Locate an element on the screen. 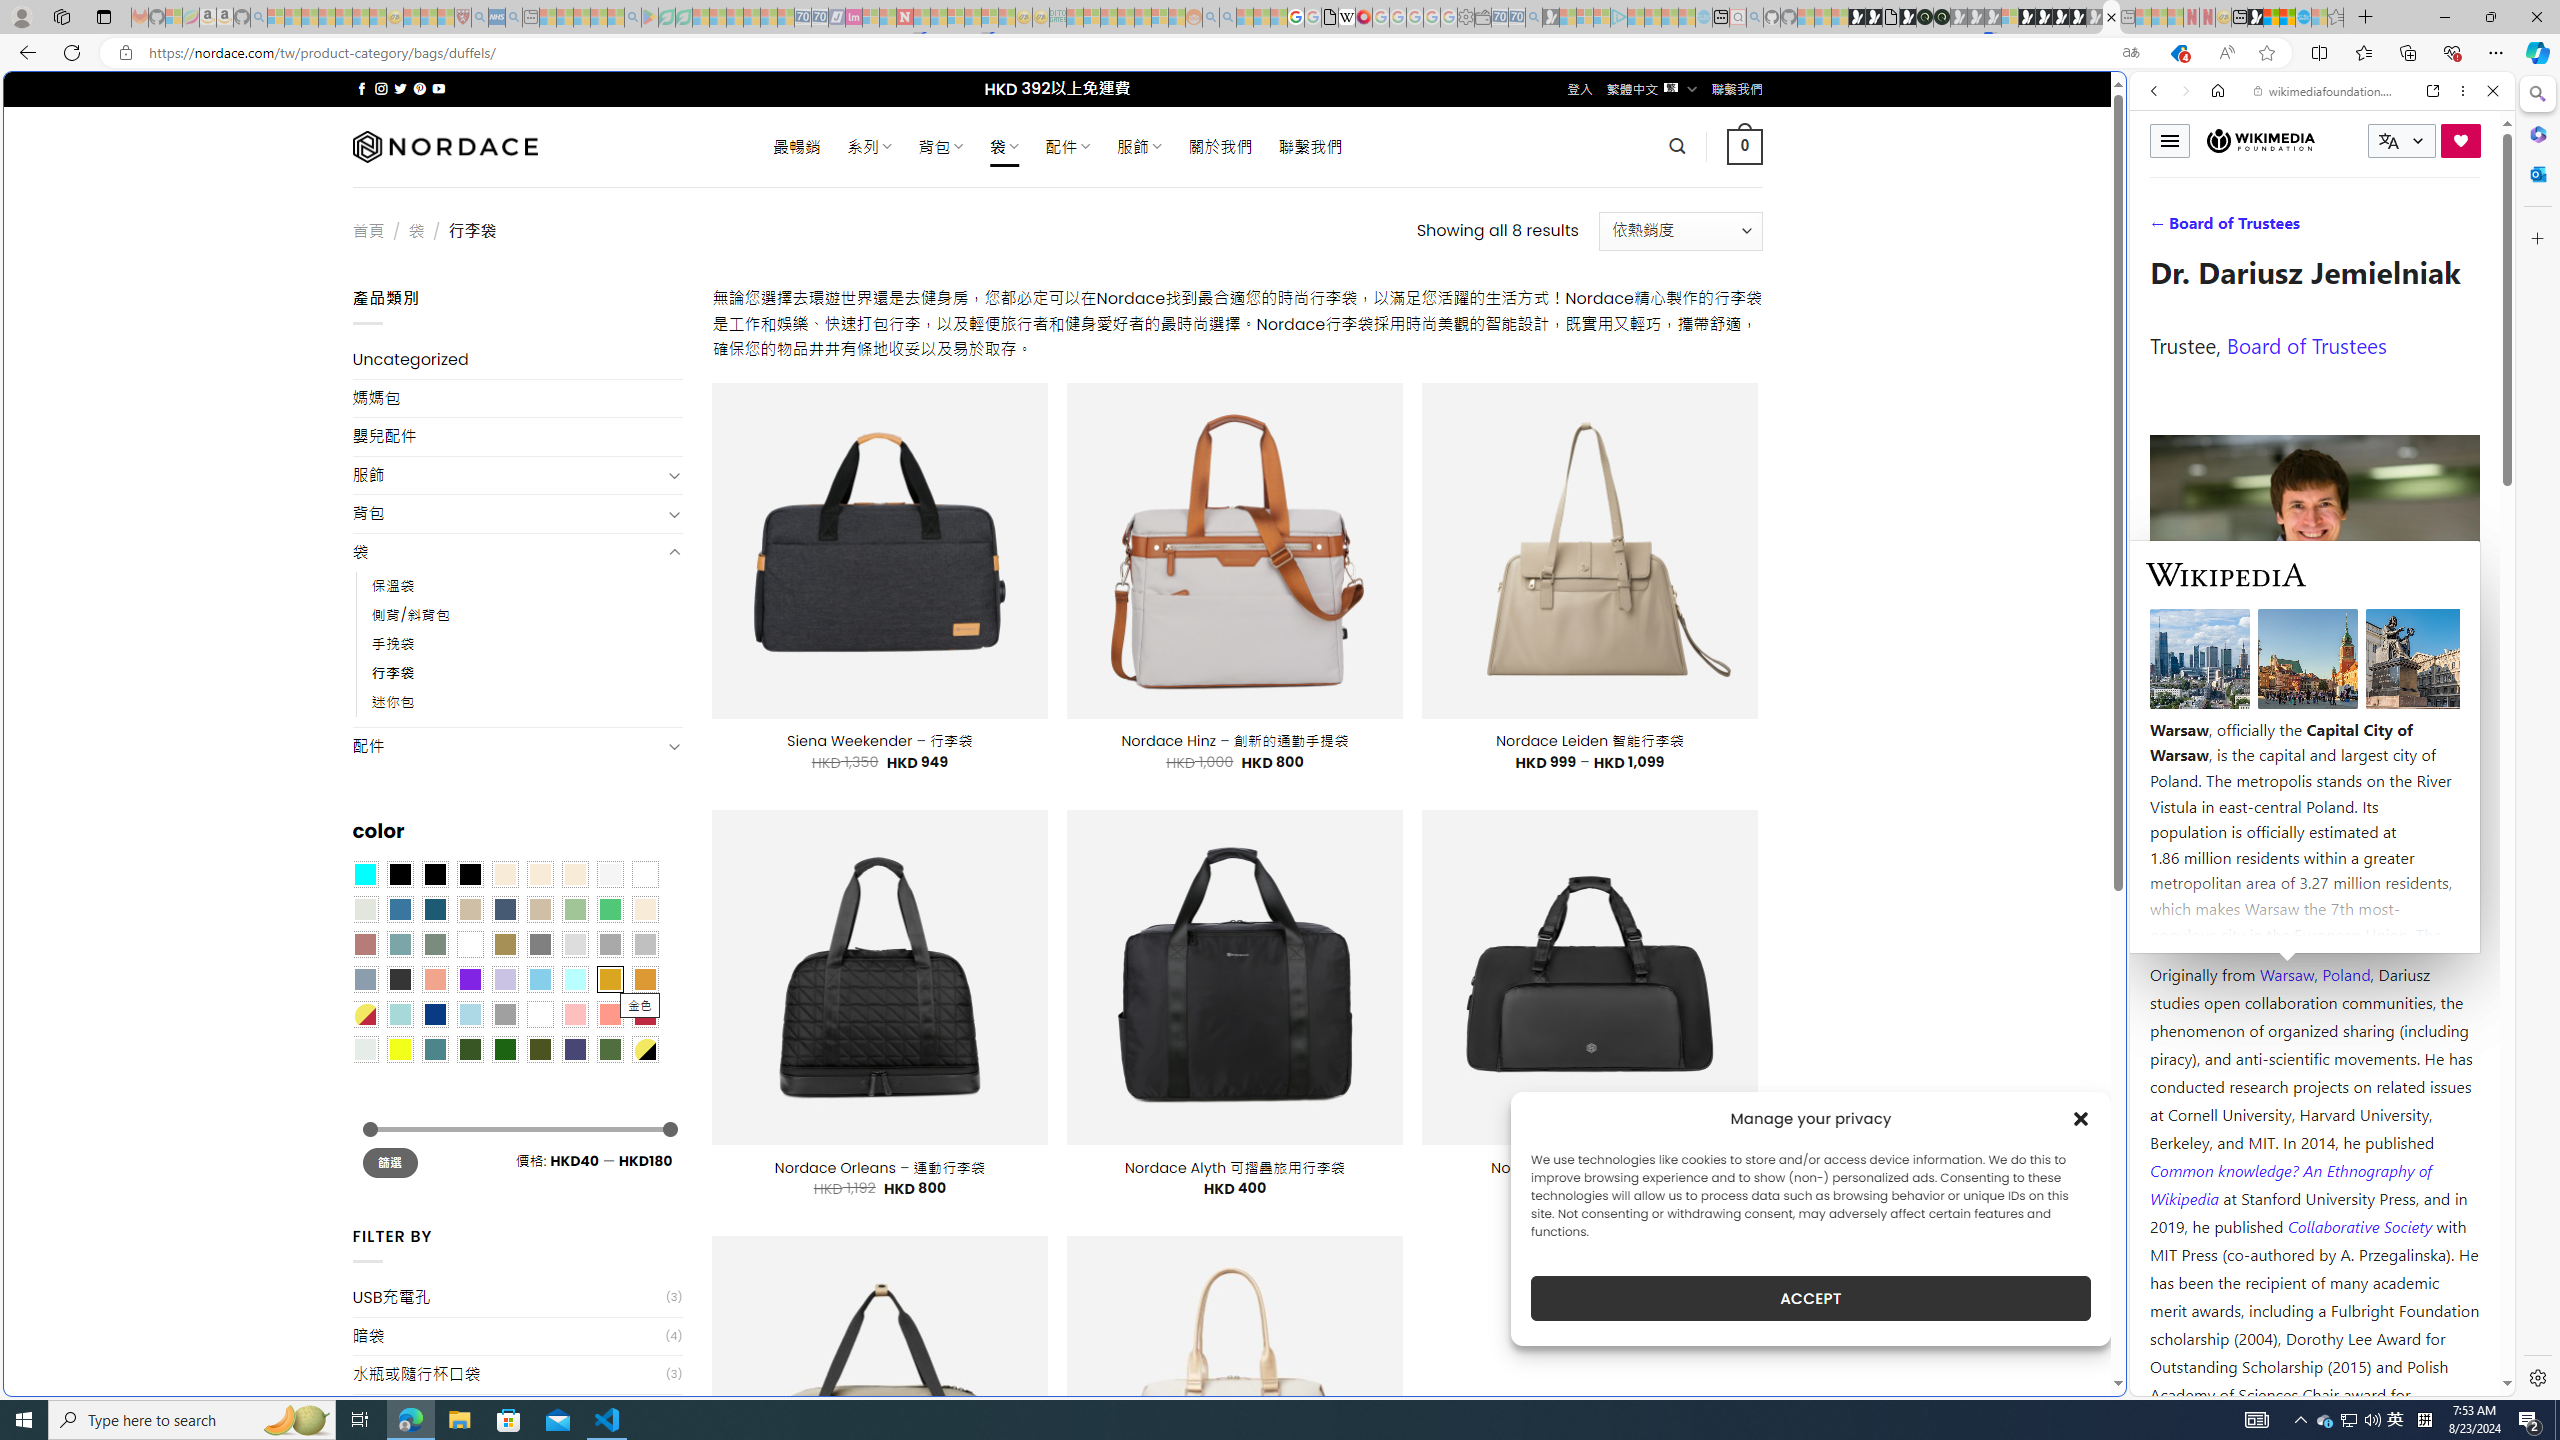 This screenshot has height=1440, width=2560. 'Search Filter, WEB' is located at coordinates (2162, 227).